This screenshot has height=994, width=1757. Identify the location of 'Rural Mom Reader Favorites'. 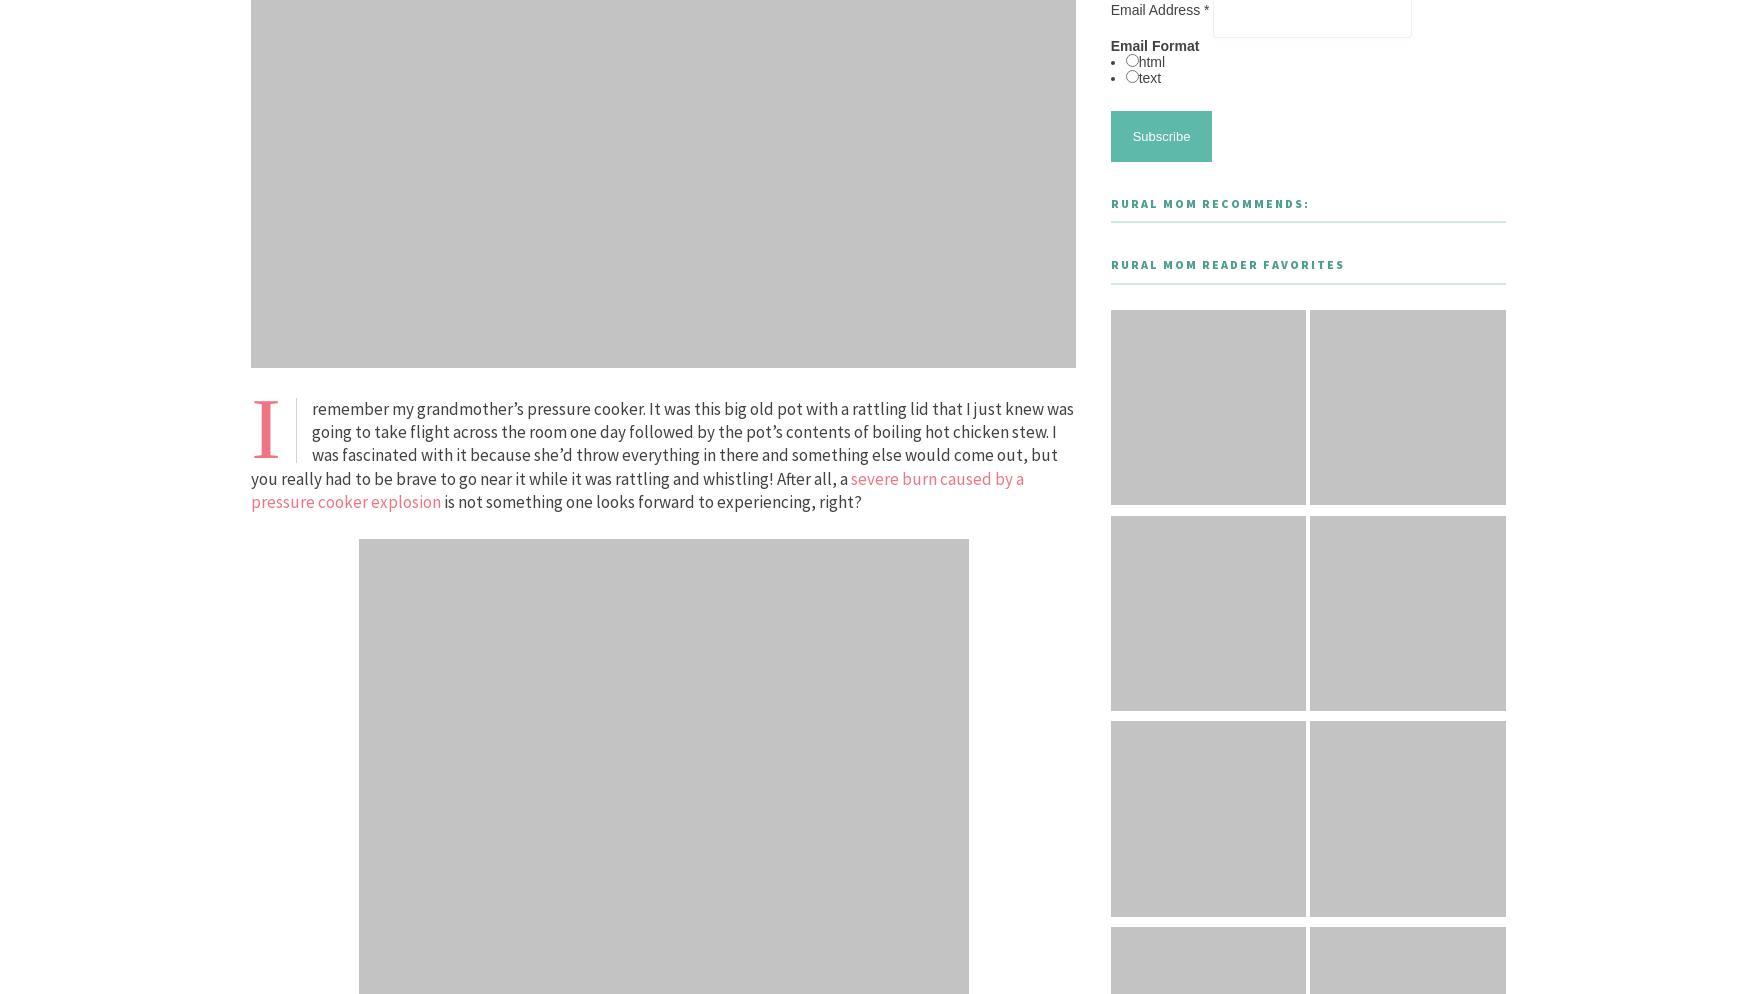
(1225, 263).